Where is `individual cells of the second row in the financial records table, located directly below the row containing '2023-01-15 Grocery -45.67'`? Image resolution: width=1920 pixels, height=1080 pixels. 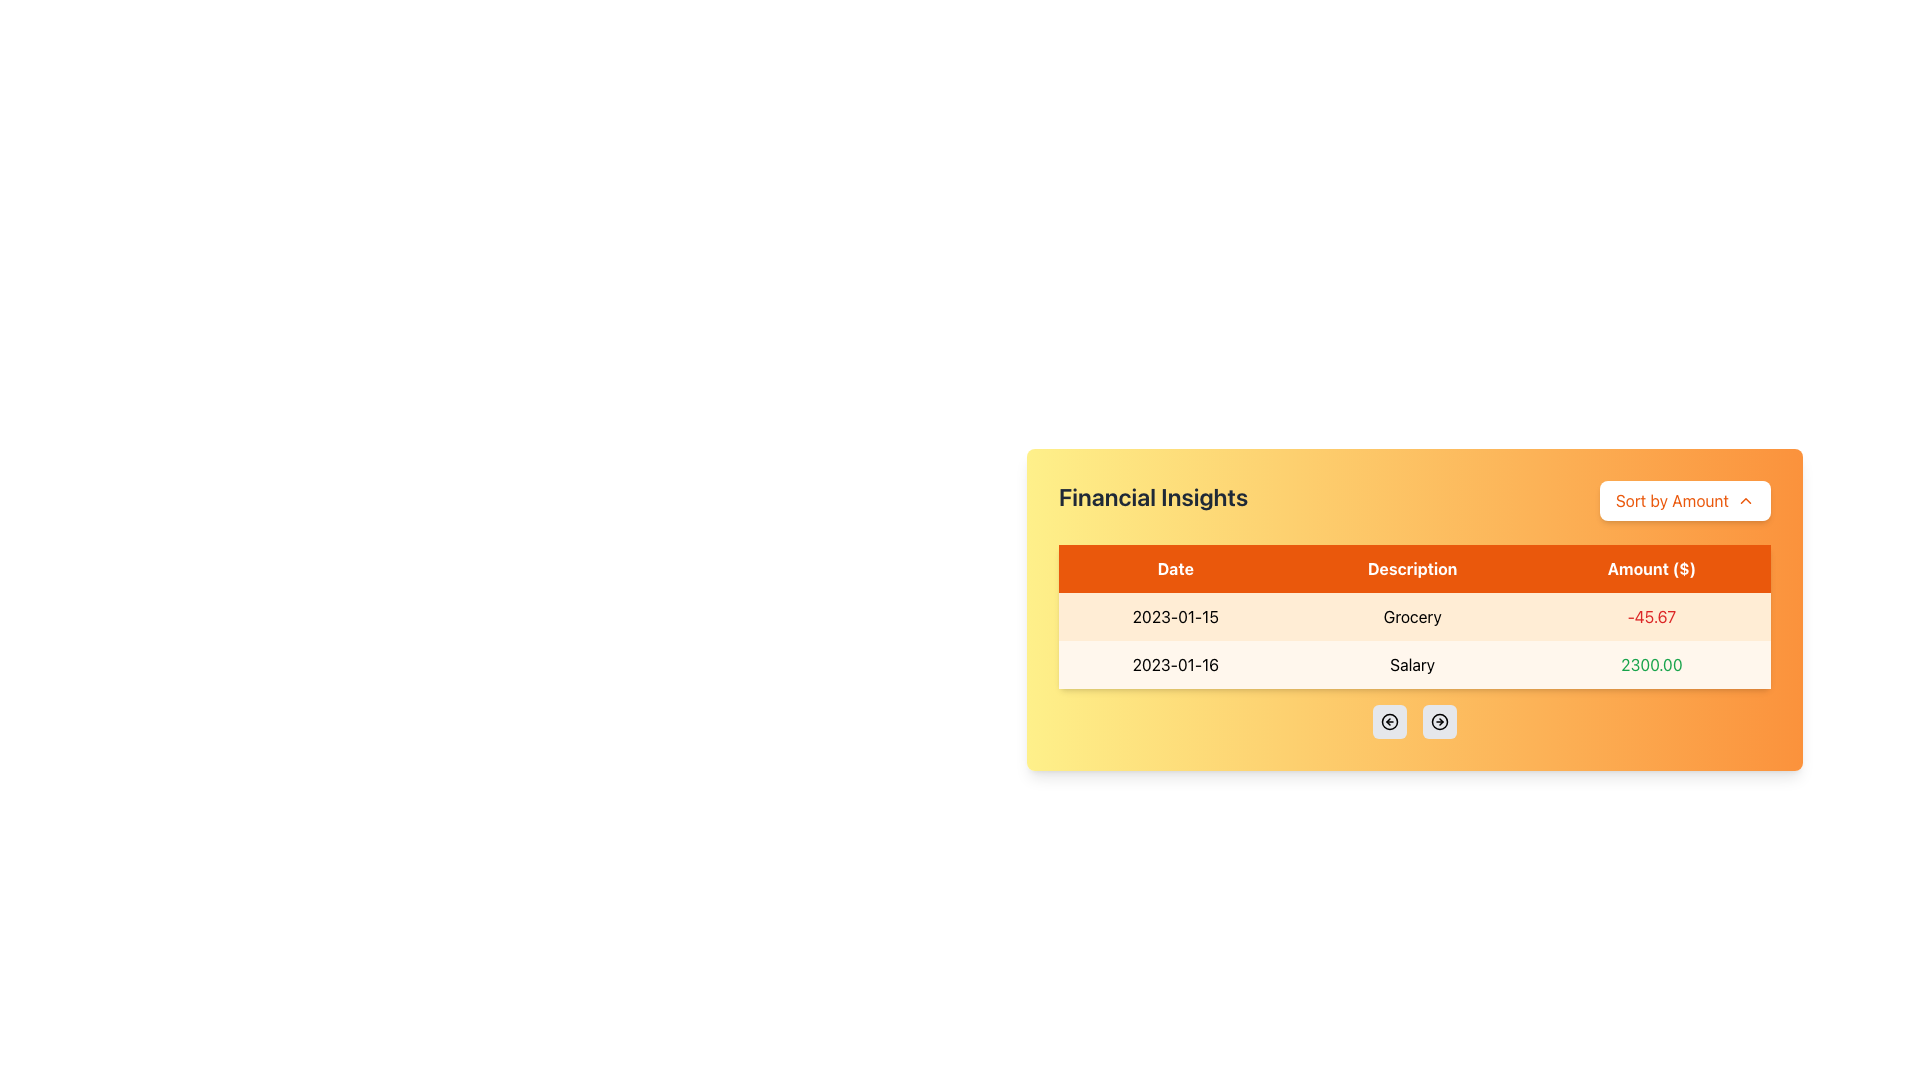 individual cells of the second row in the financial records table, located directly below the row containing '2023-01-15 Grocery -45.67' is located at coordinates (1414, 664).